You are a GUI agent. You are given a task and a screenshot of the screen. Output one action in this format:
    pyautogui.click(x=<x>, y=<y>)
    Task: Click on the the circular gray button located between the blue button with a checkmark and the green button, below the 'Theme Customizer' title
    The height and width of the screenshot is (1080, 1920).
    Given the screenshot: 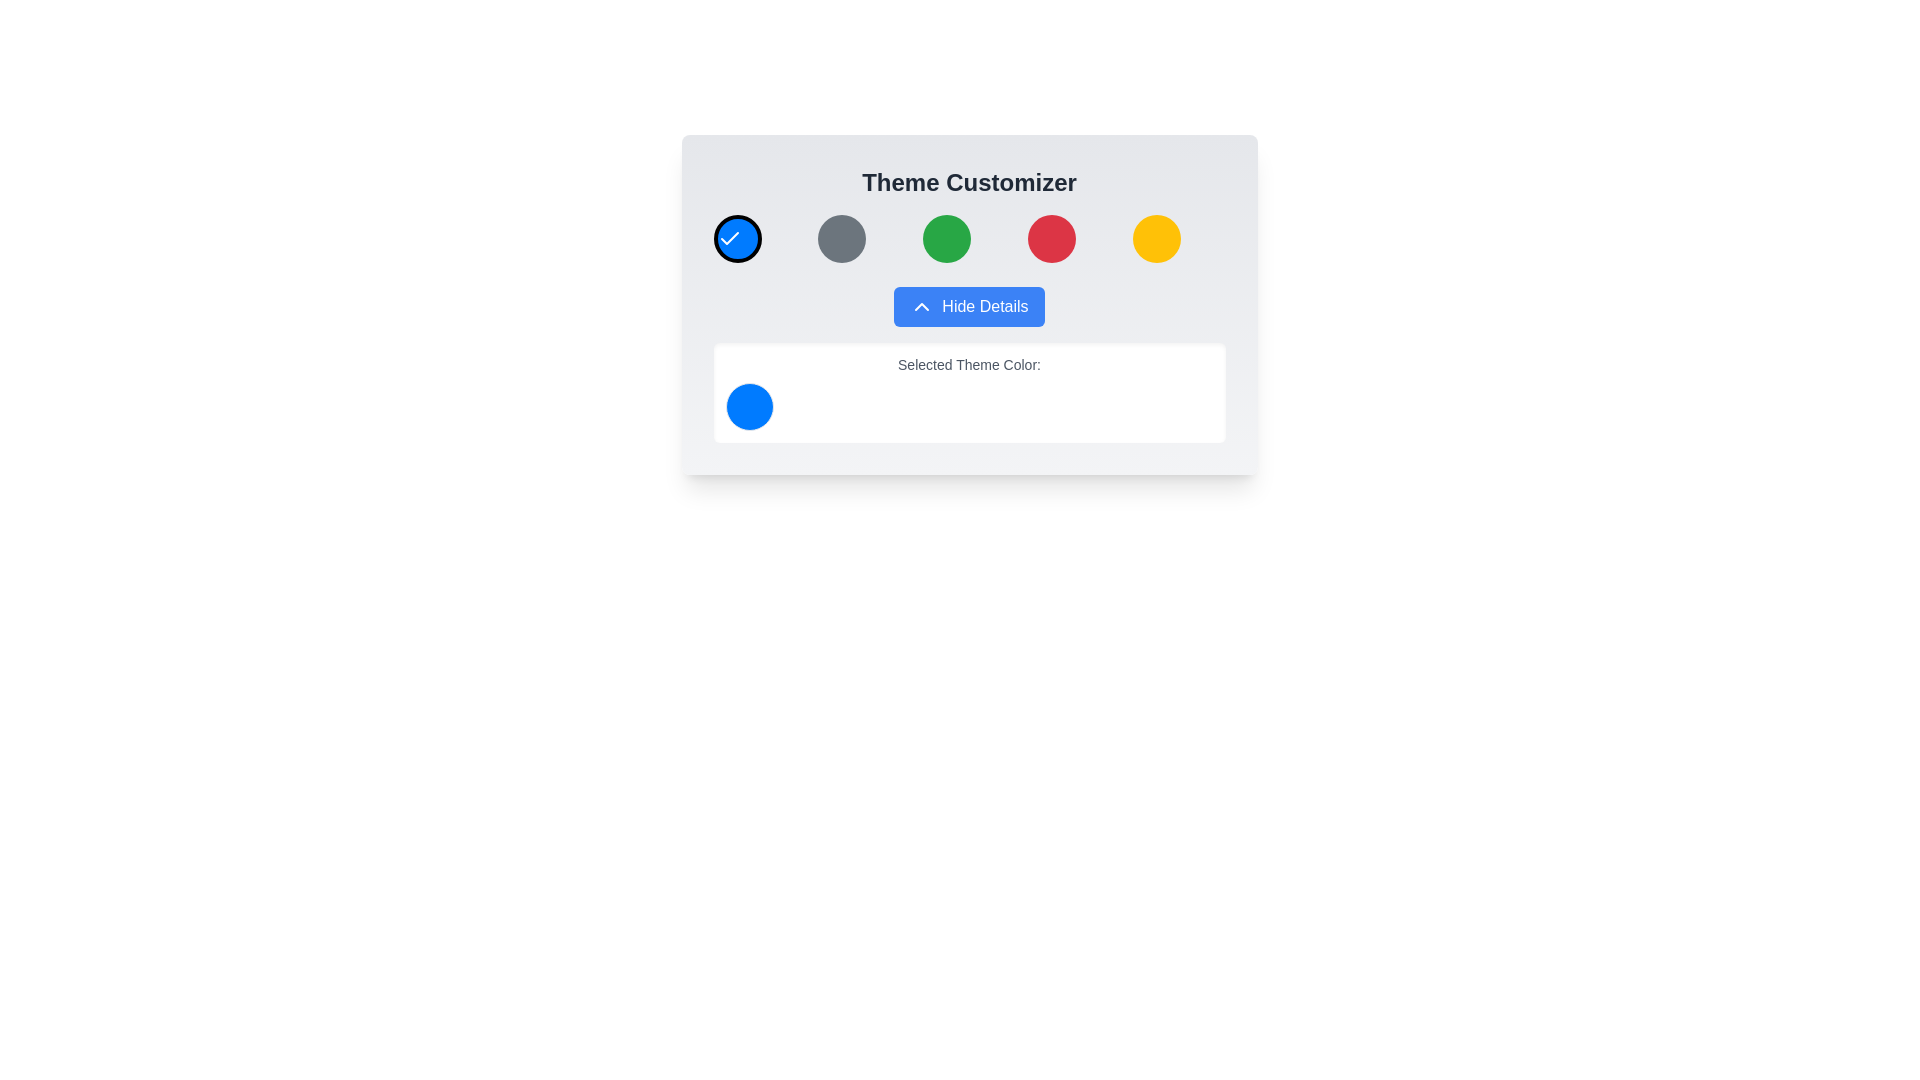 What is the action you would take?
    pyautogui.click(x=842, y=238)
    